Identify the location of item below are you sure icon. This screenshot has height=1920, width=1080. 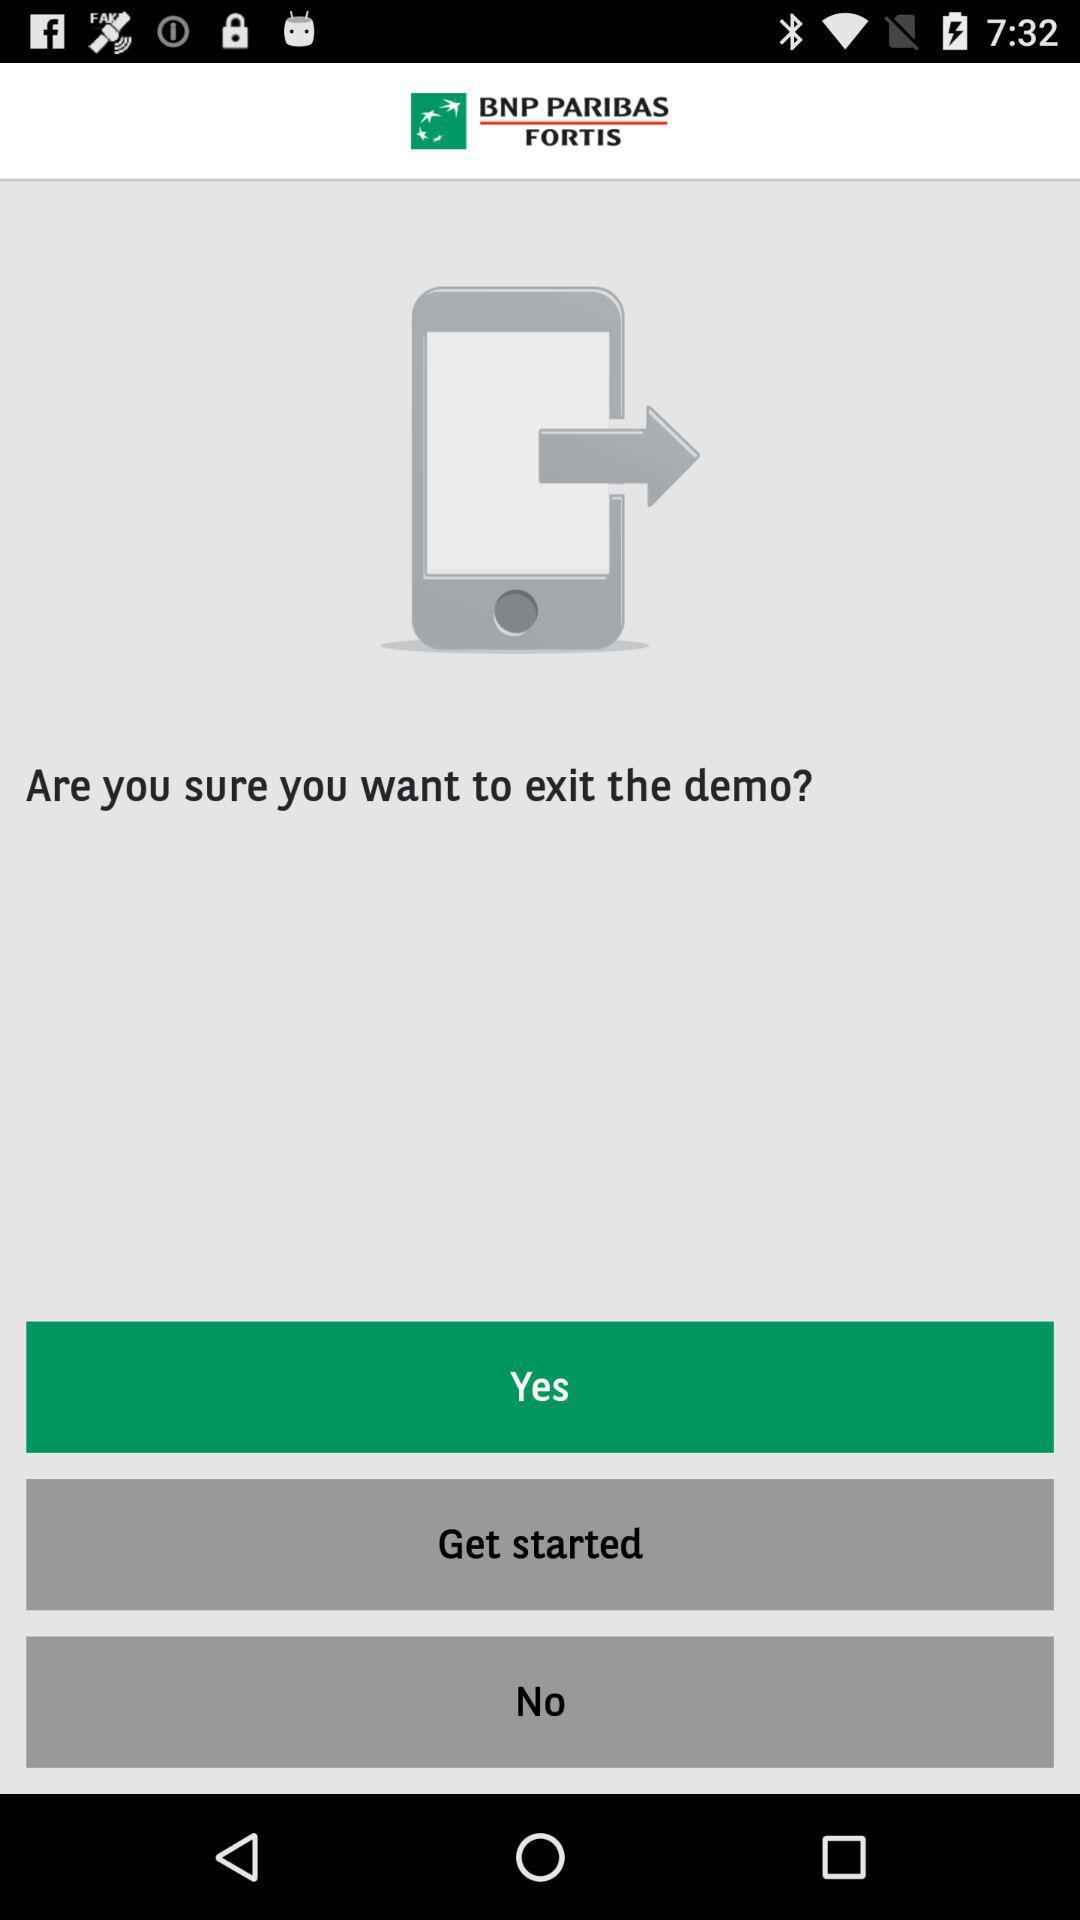
(540, 1386).